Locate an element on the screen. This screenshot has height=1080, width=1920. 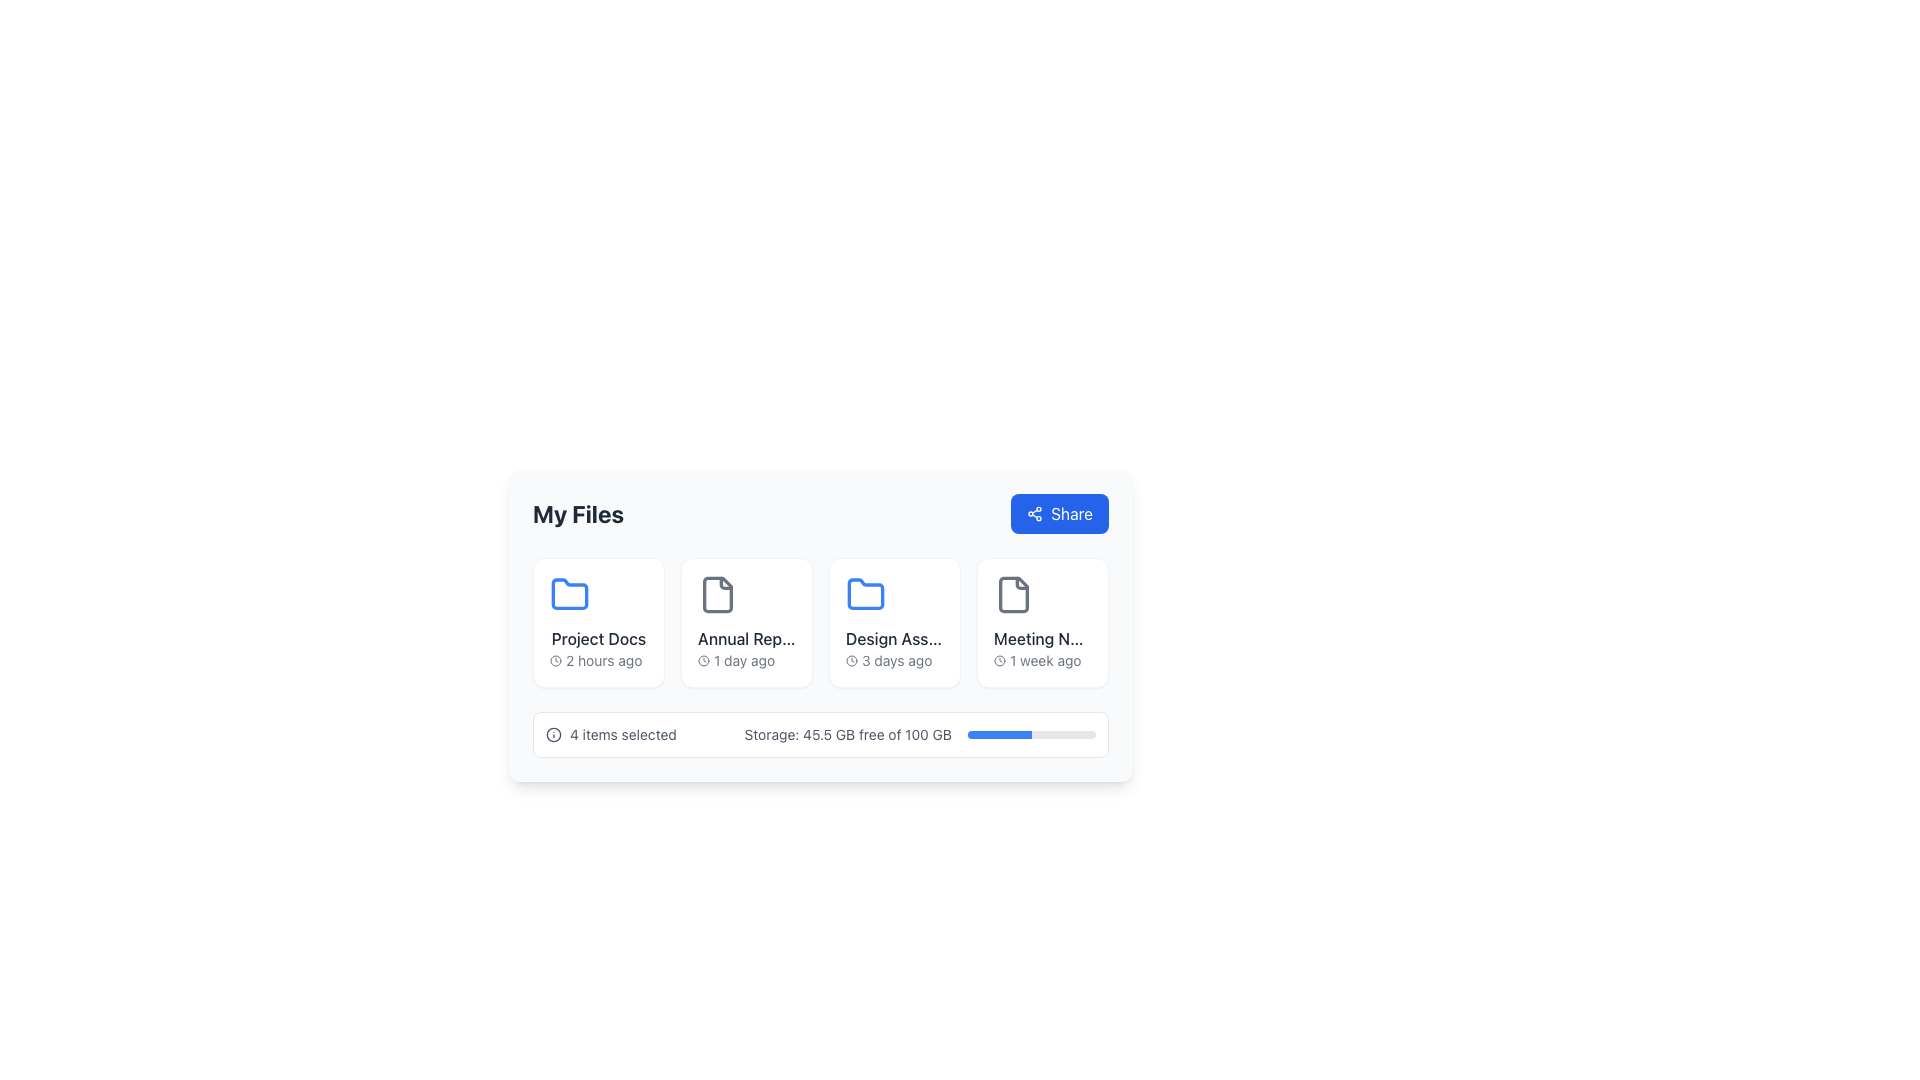
the Static Text element that serves as a header or title for the section indicating the current content grouping related to the user's files is located at coordinates (577, 512).